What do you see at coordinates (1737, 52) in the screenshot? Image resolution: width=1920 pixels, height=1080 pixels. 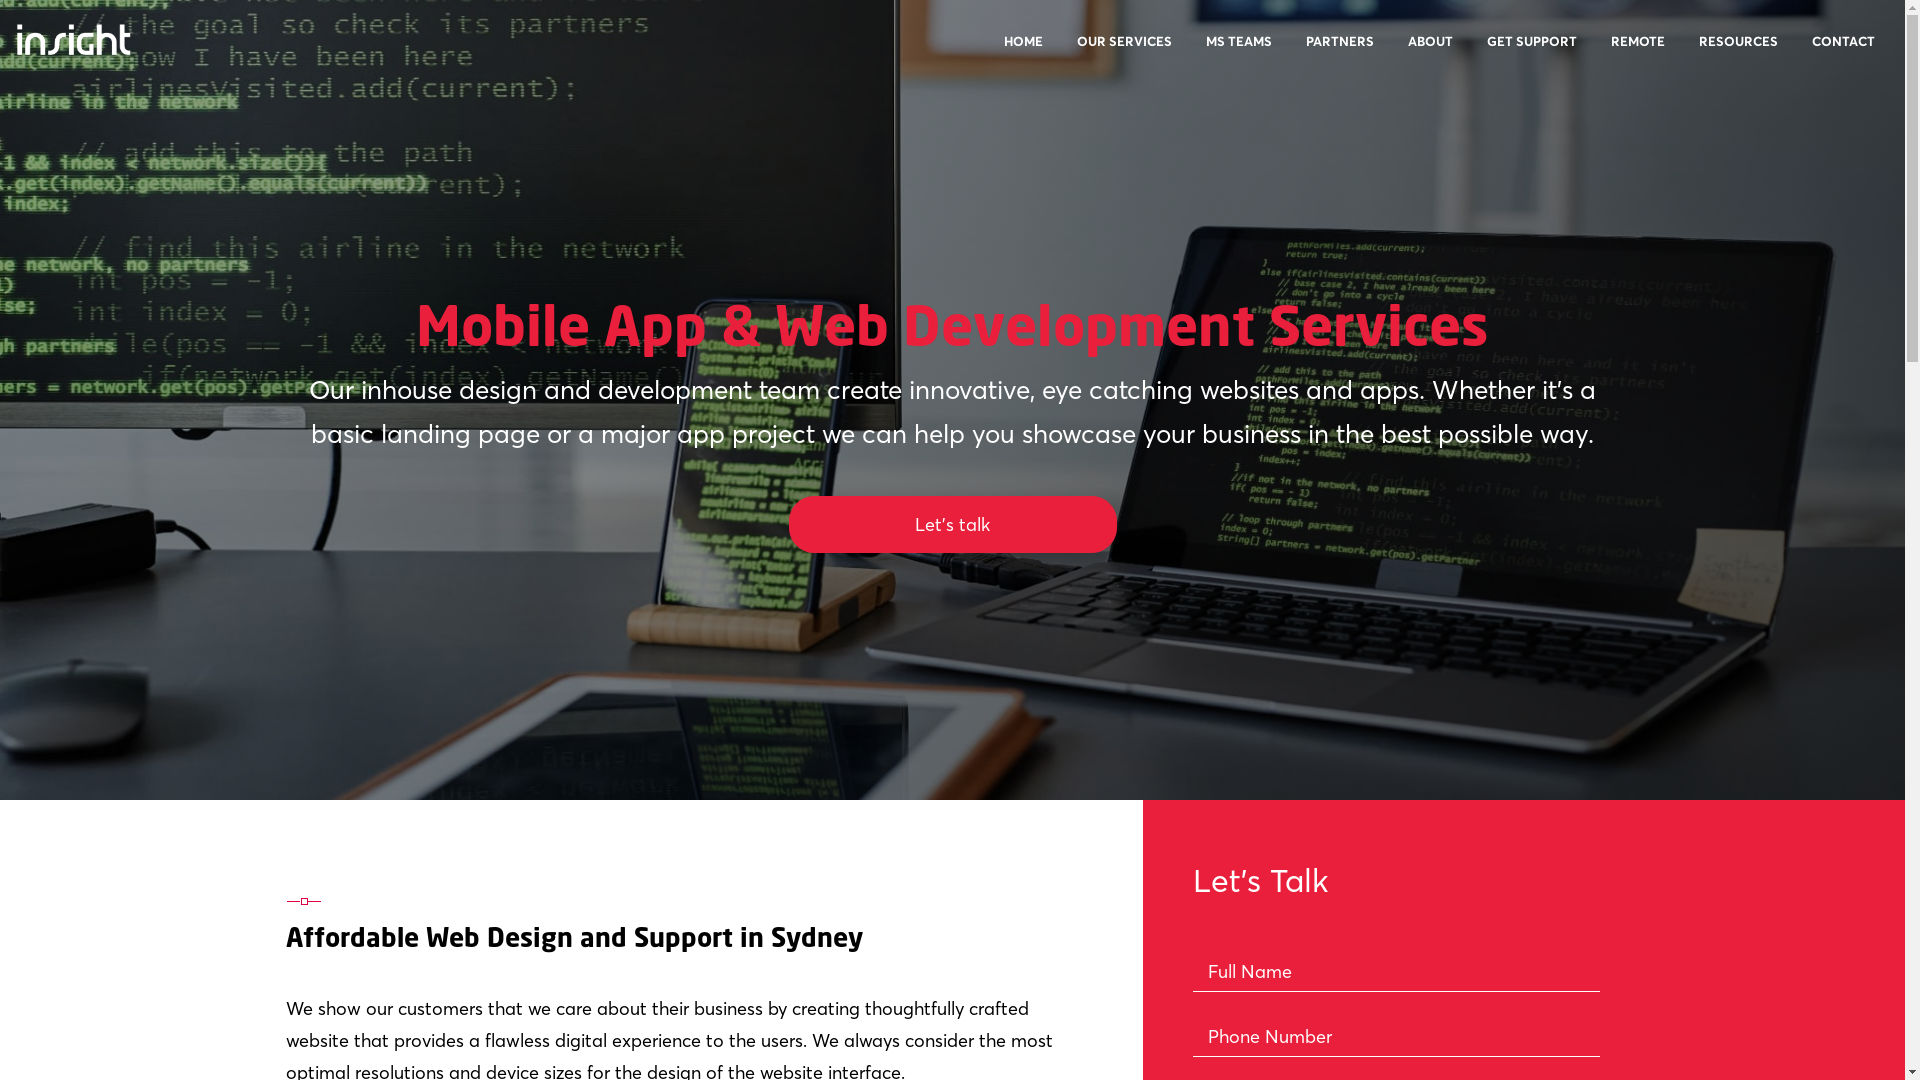 I see `'RESOURCES'` at bounding box center [1737, 52].